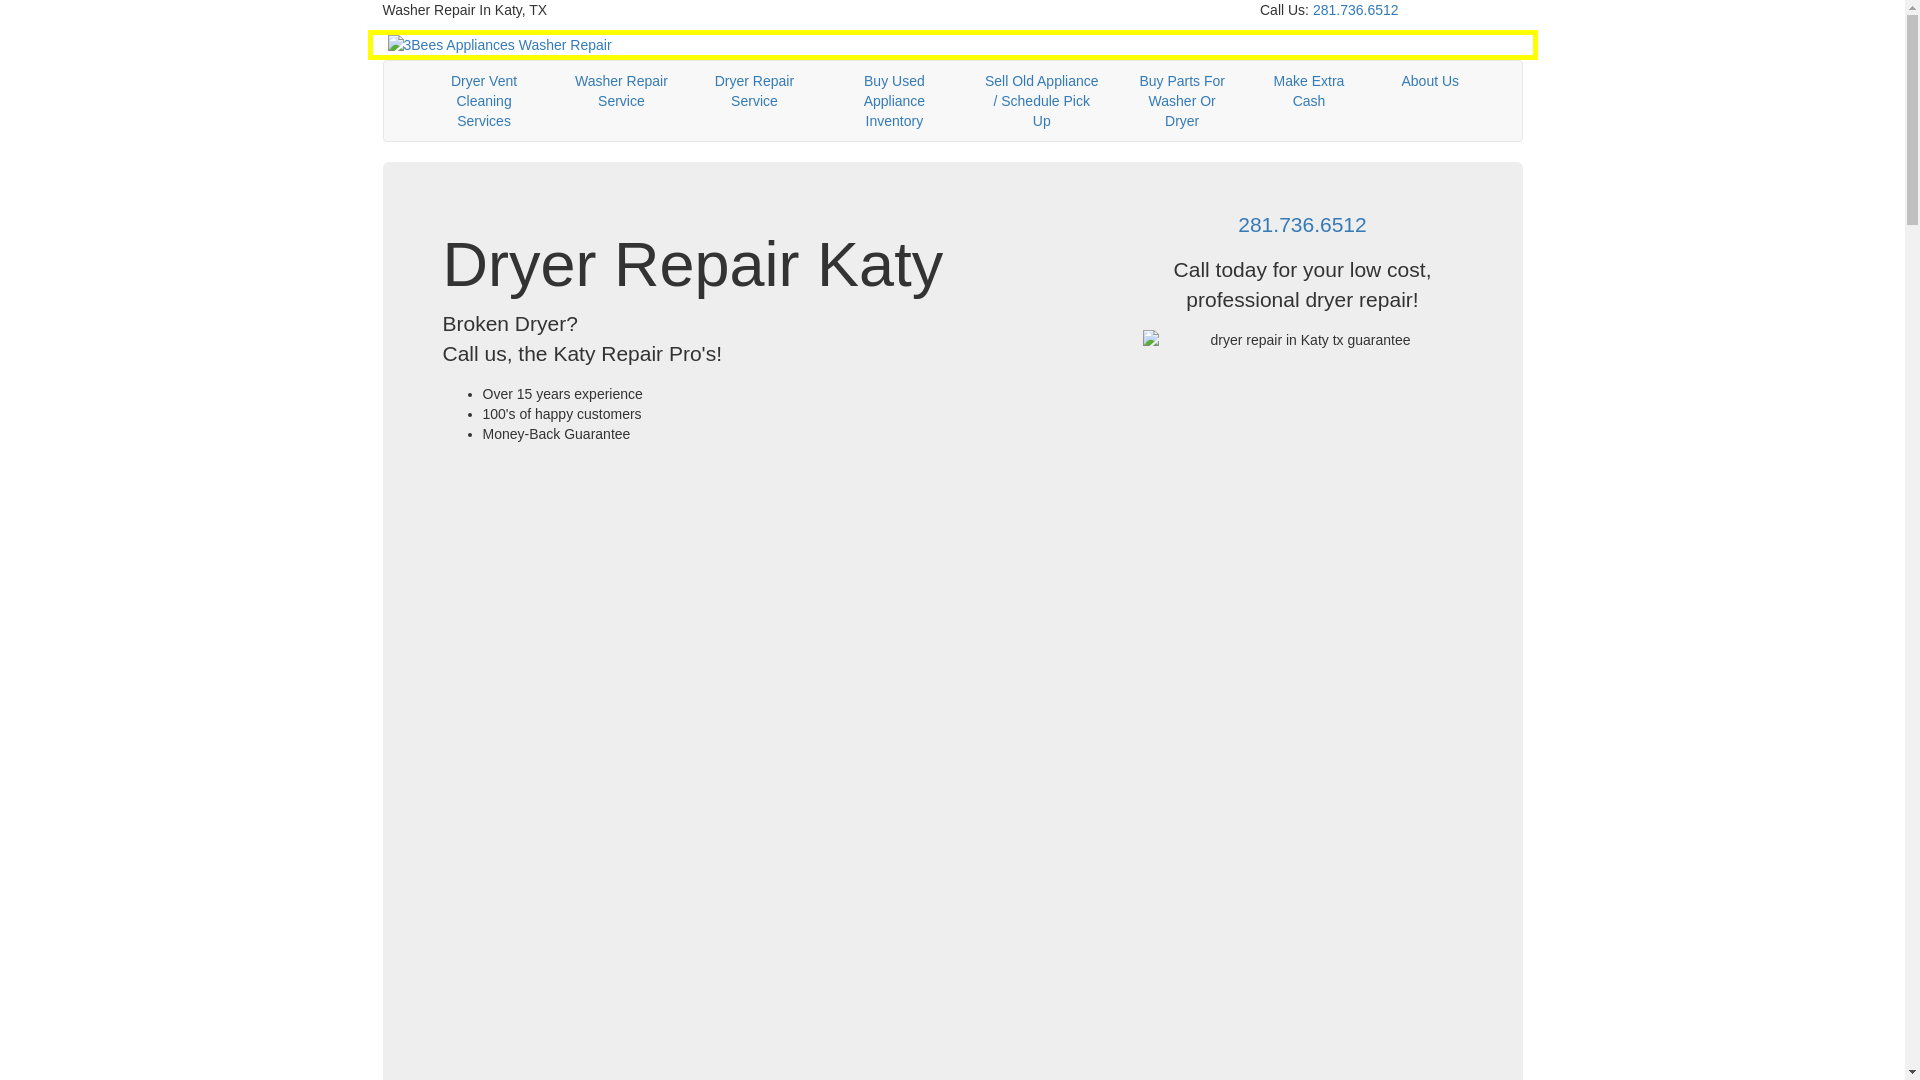 The image size is (1920, 1080). I want to click on 'About Us', so click(1429, 80).